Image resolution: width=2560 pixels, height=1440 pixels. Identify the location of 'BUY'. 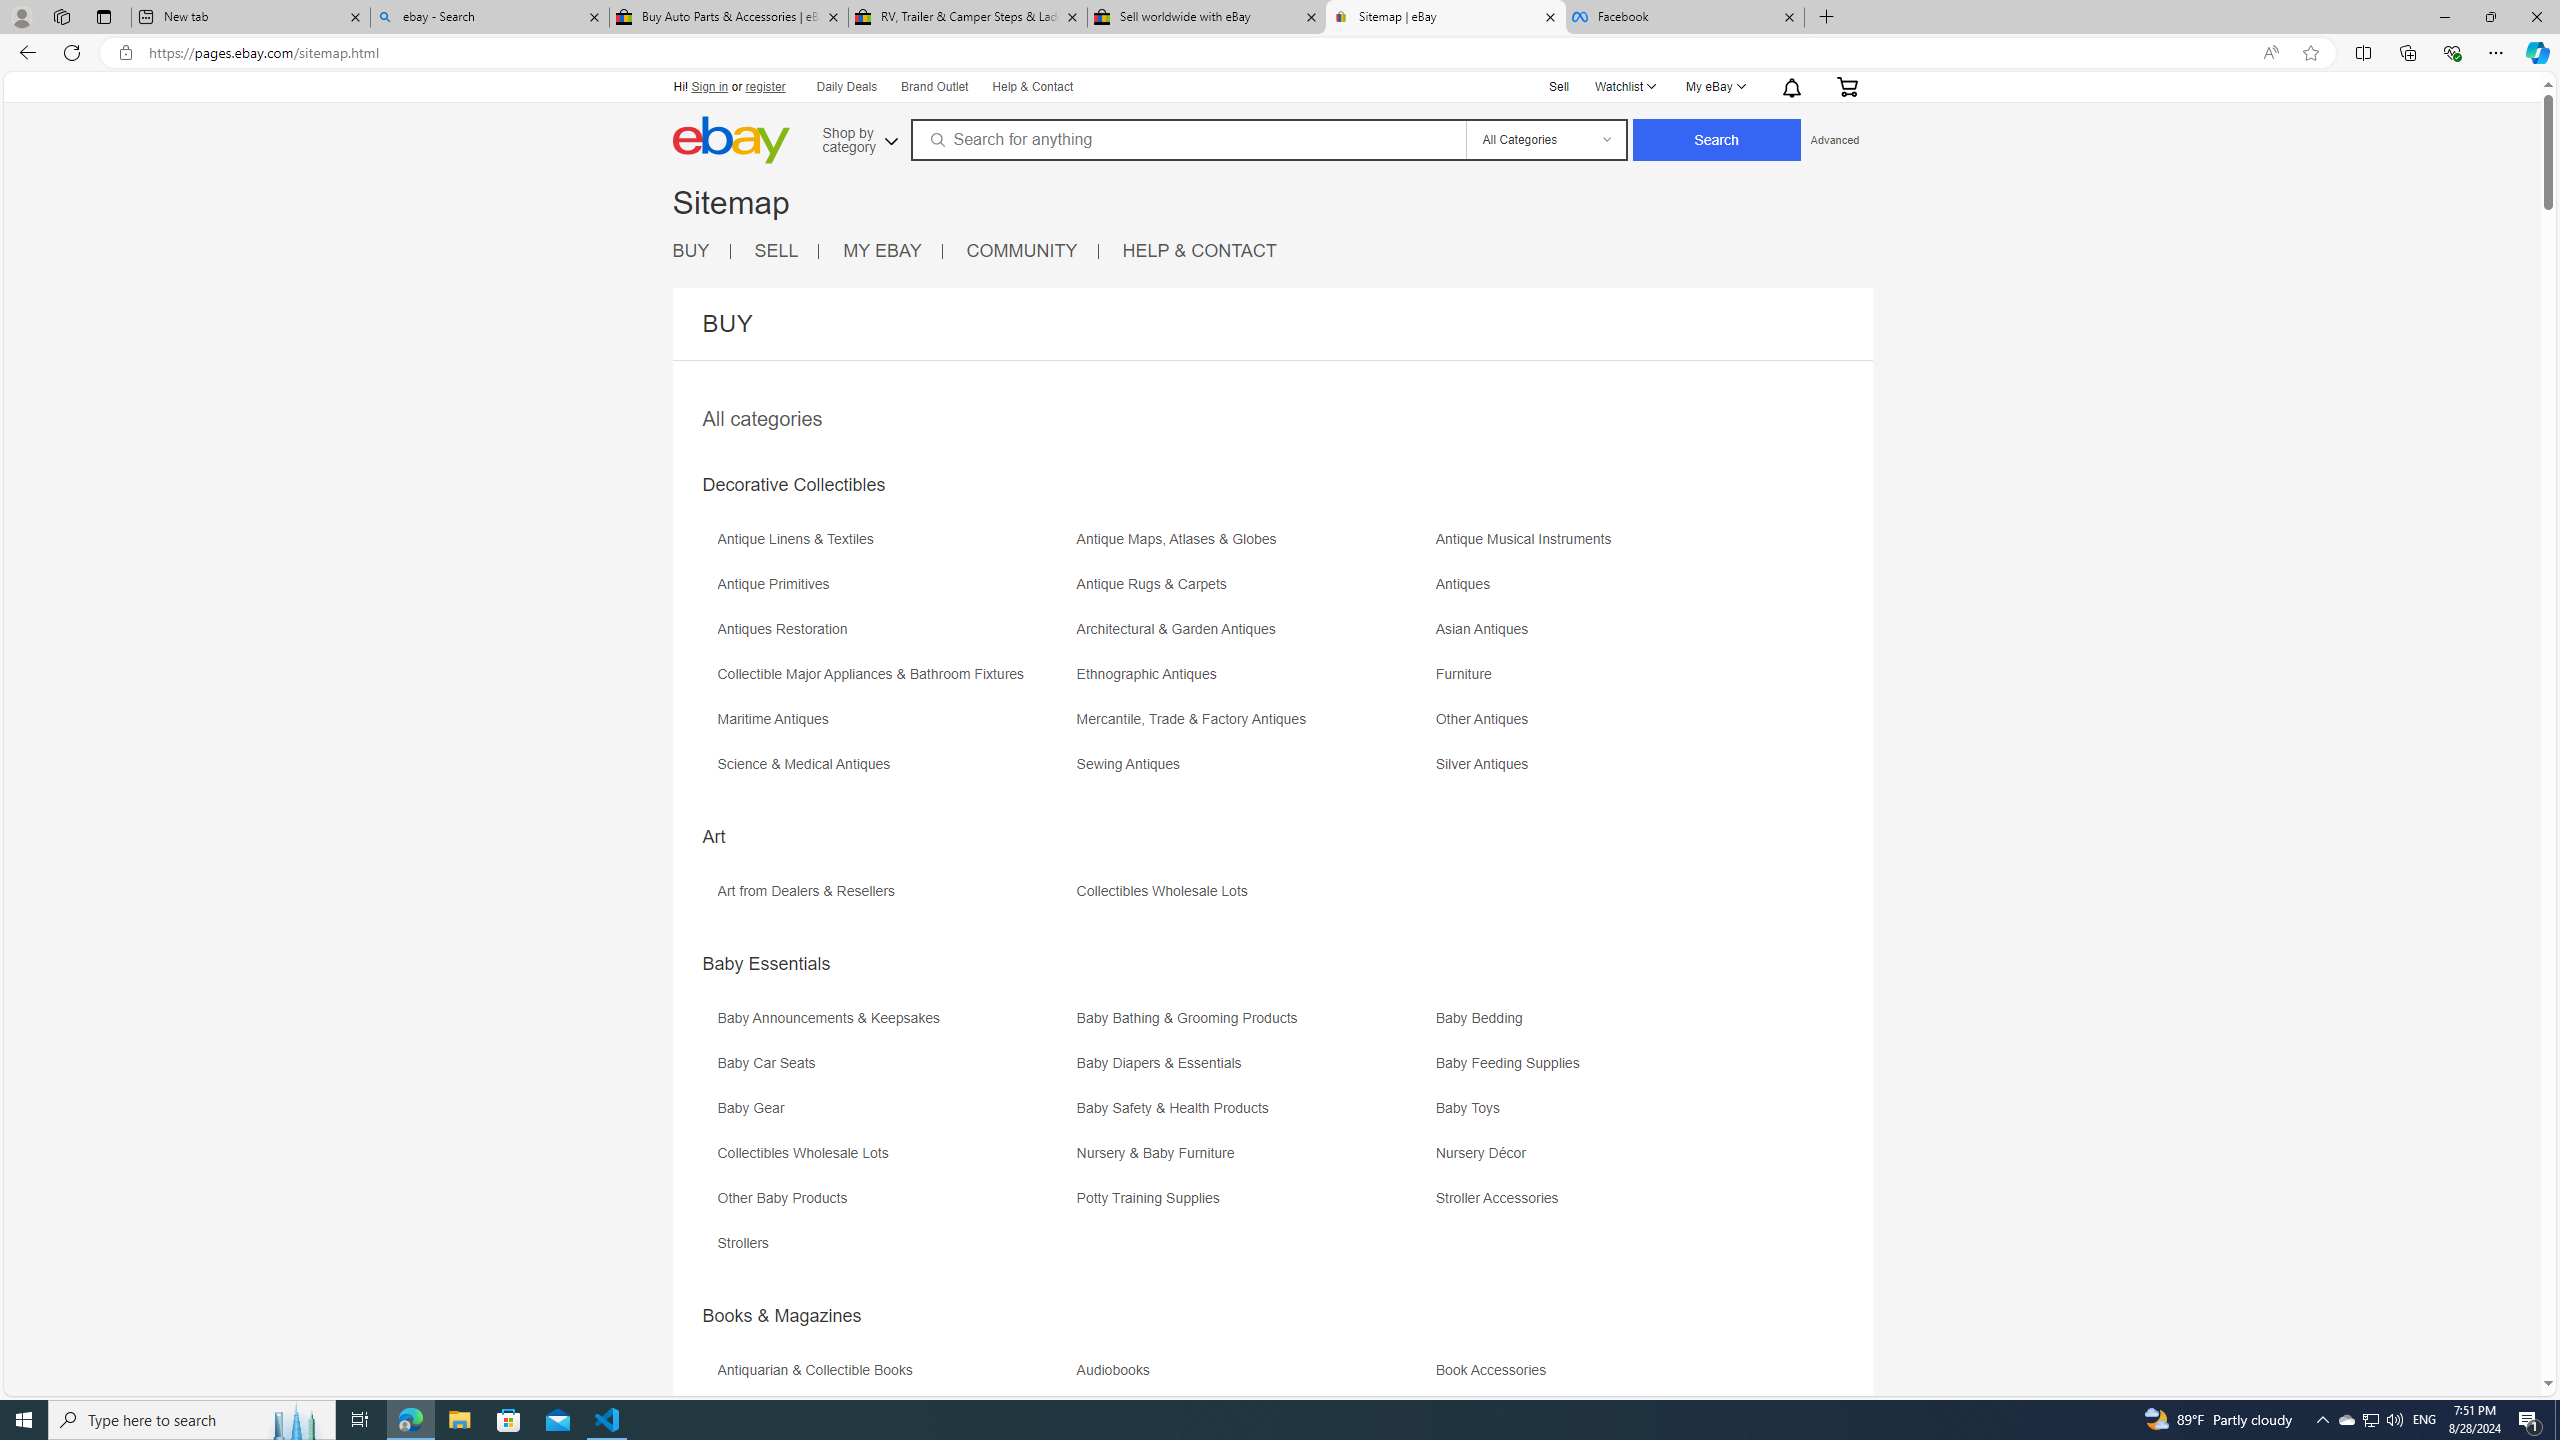
(688, 249).